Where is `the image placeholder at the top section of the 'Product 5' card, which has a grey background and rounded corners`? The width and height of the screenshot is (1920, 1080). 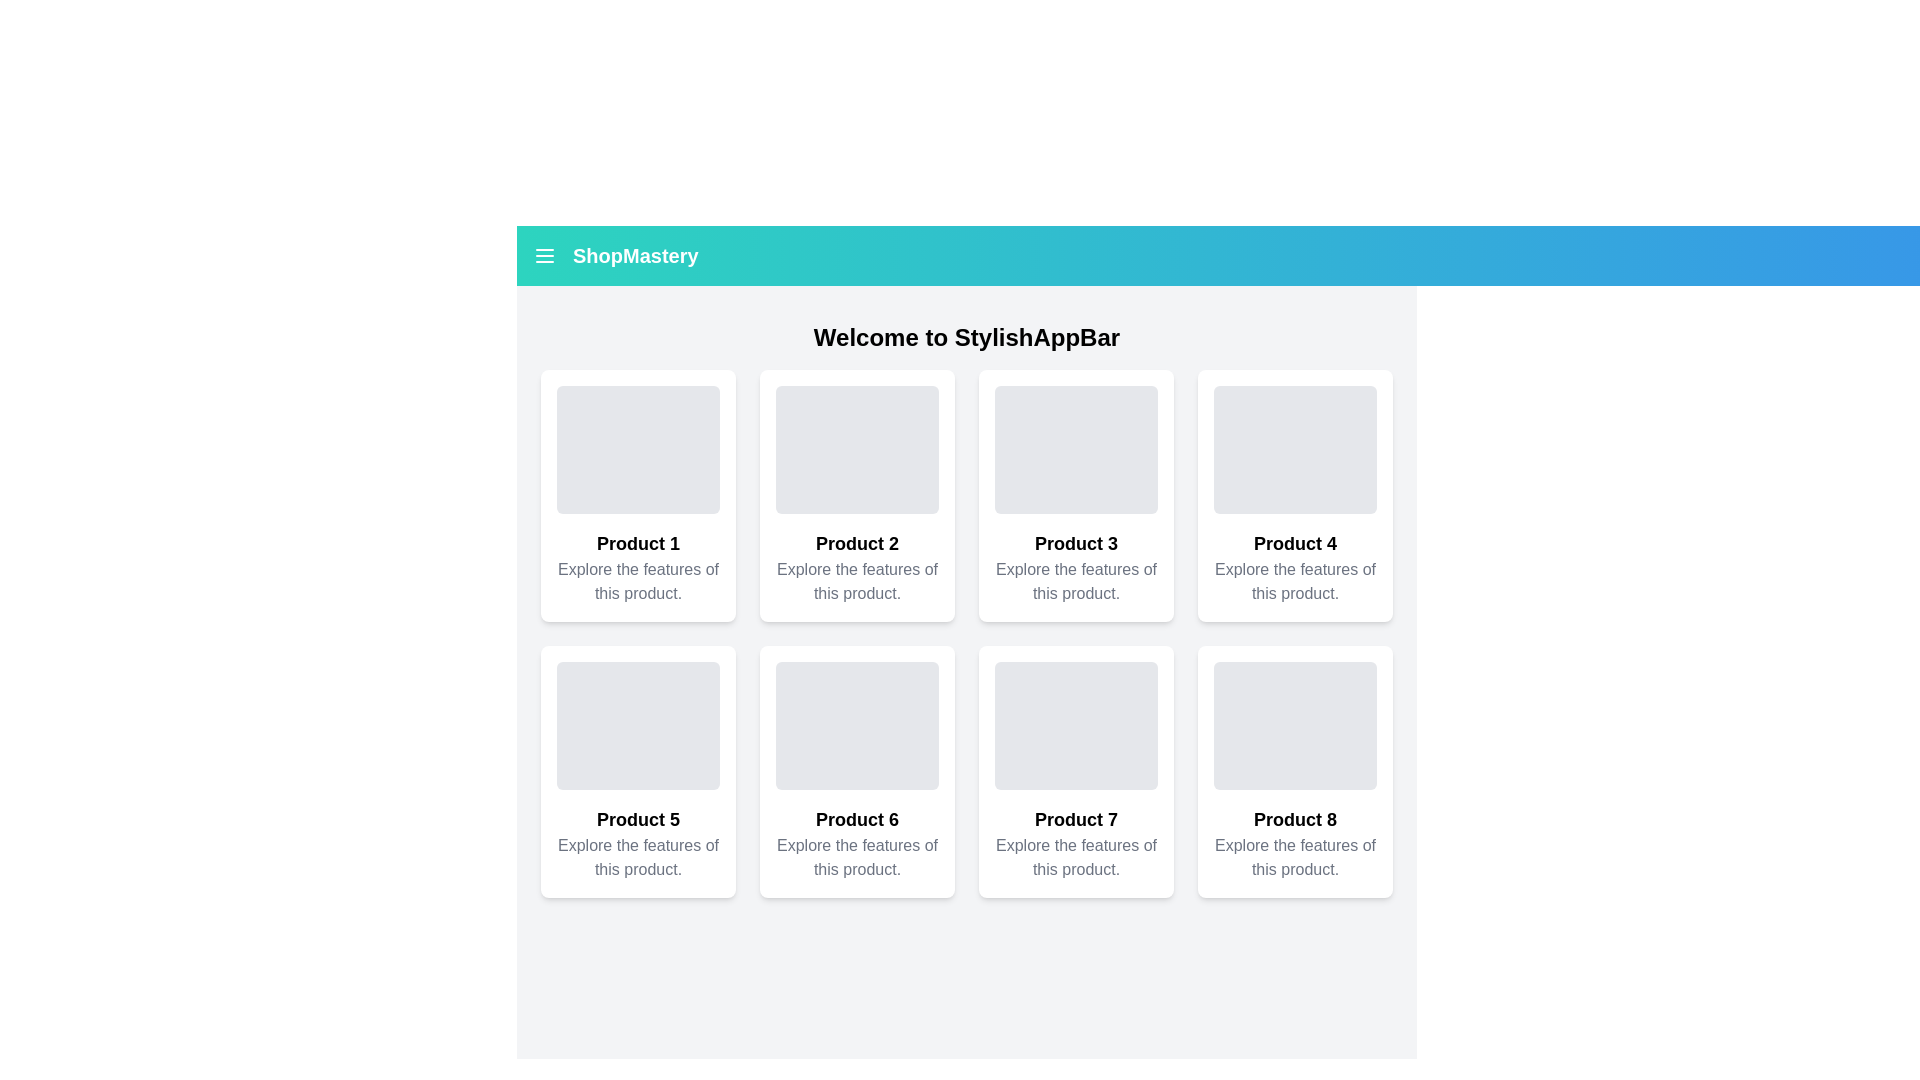
the image placeholder at the top section of the 'Product 5' card, which has a grey background and rounded corners is located at coordinates (637, 725).